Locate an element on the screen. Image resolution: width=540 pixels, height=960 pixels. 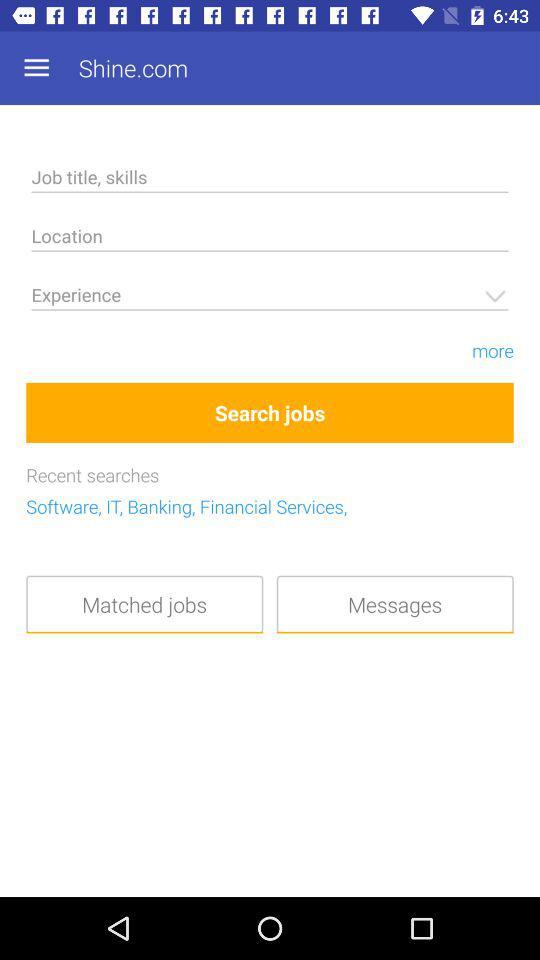
the drop down in the page is located at coordinates (270, 297).